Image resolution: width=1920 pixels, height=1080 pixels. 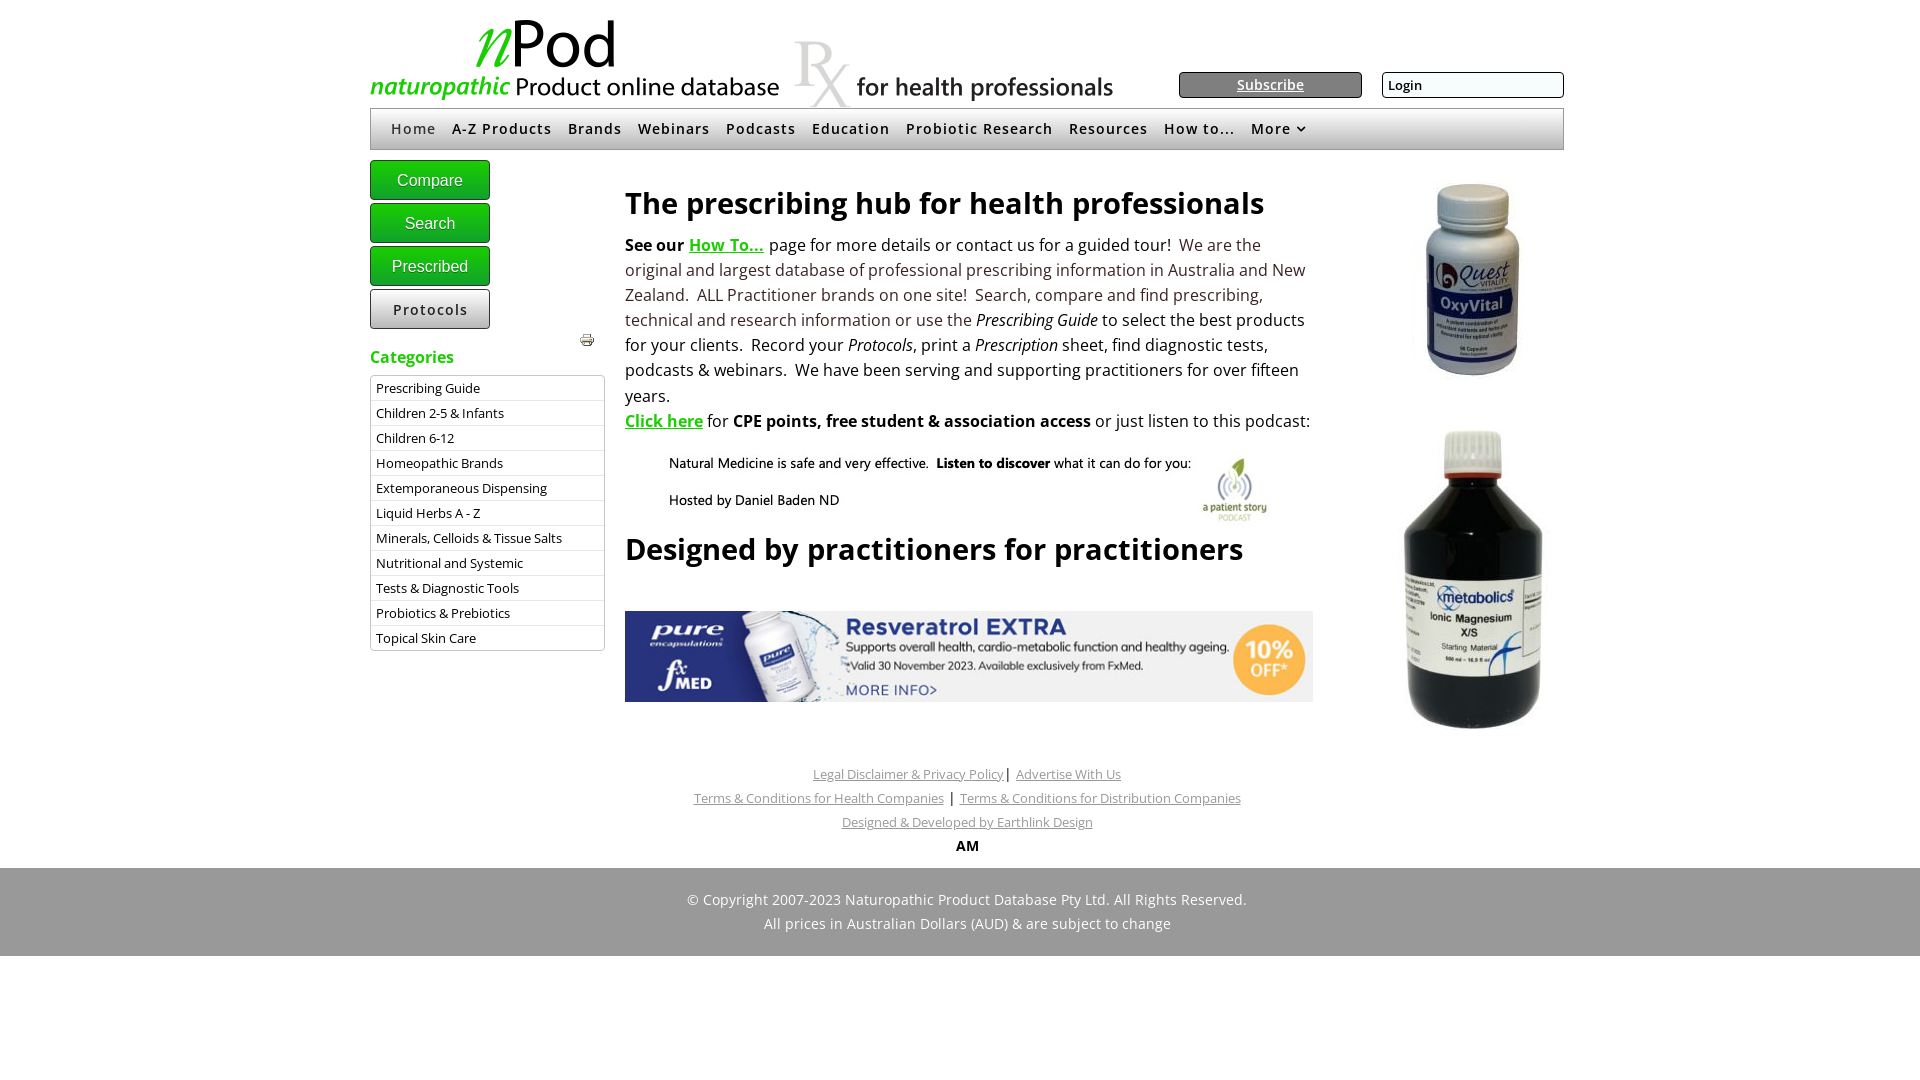 What do you see at coordinates (1236, 83) in the screenshot?
I see `'Subscribe'` at bounding box center [1236, 83].